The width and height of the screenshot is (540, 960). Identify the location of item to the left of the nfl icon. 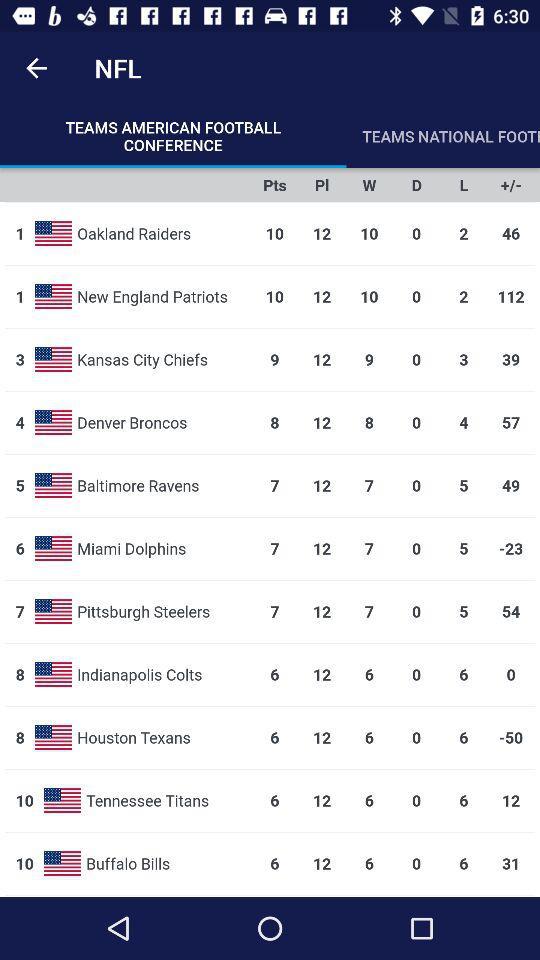
(36, 68).